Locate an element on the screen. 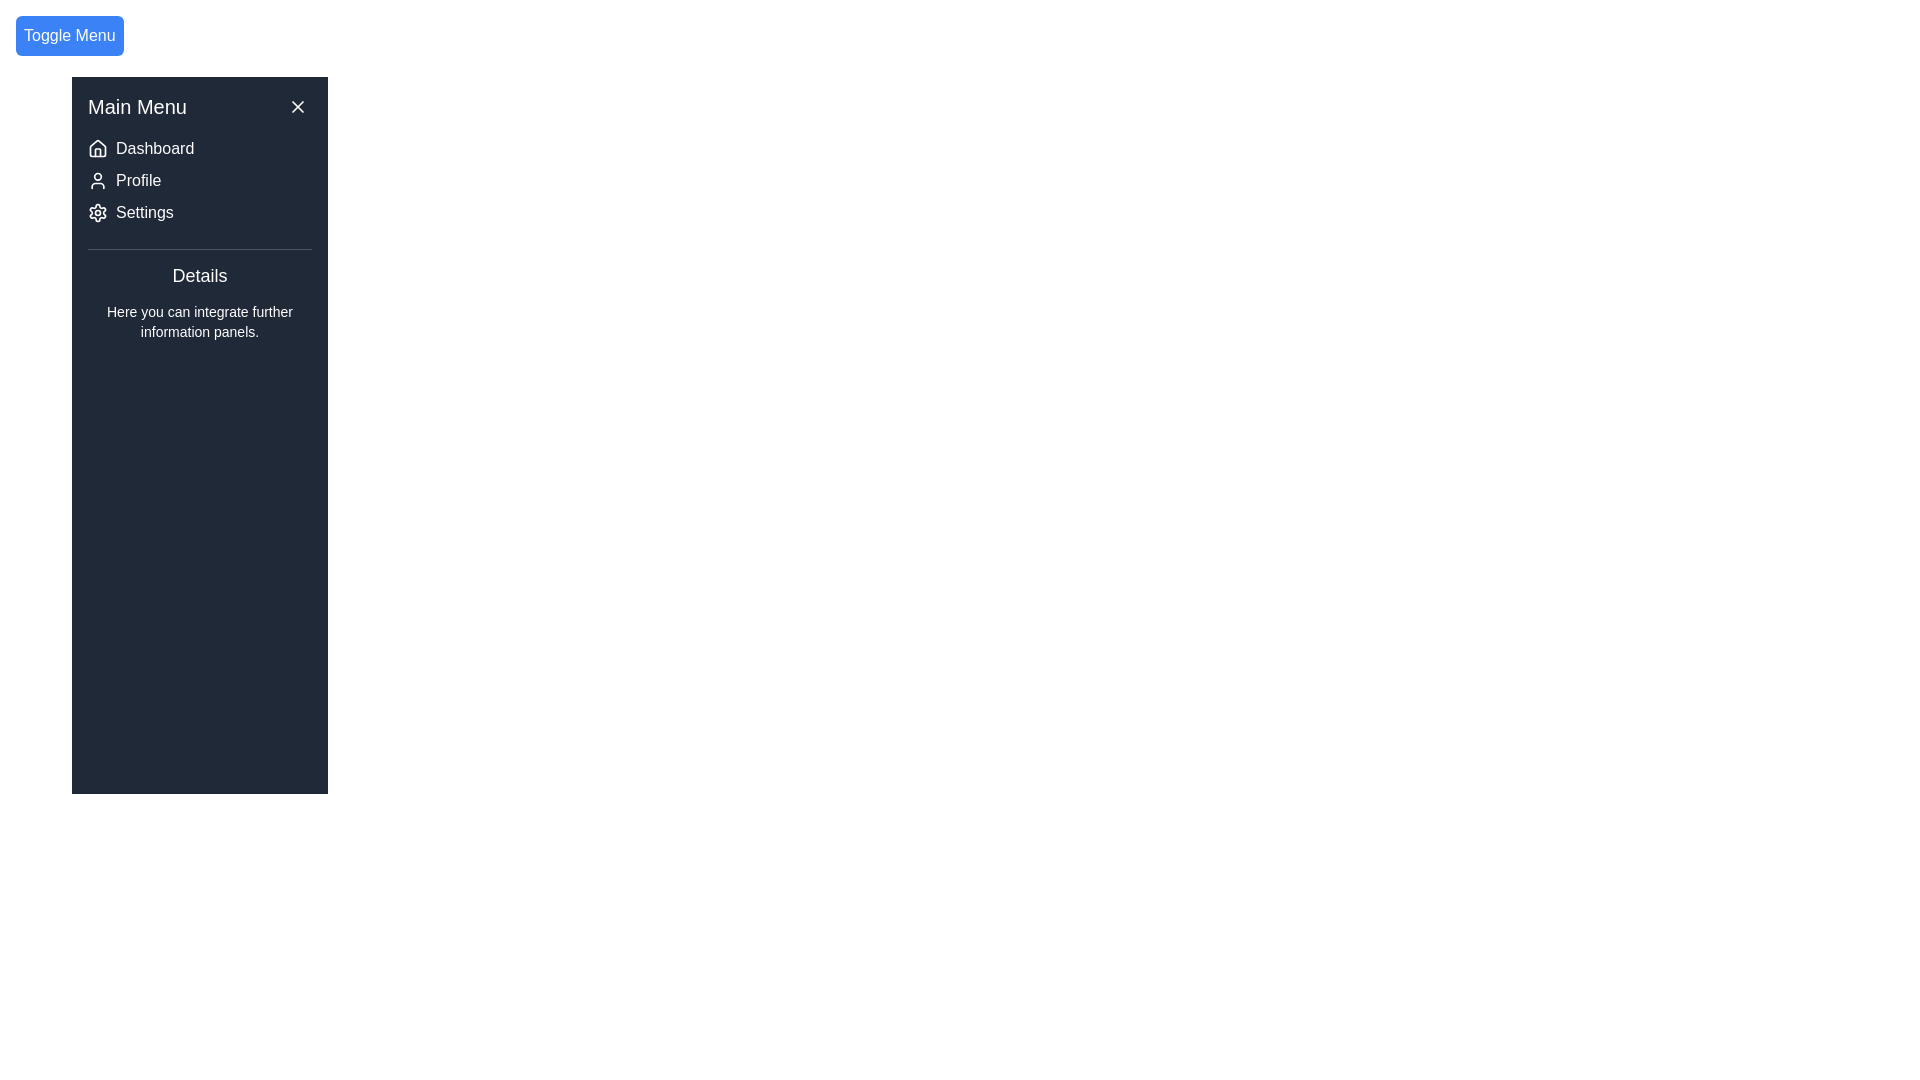 This screenshot has width=1920, height=1080. the close button icon located at the top-right corner of the main menu panel is located at coordinates (296, 107).